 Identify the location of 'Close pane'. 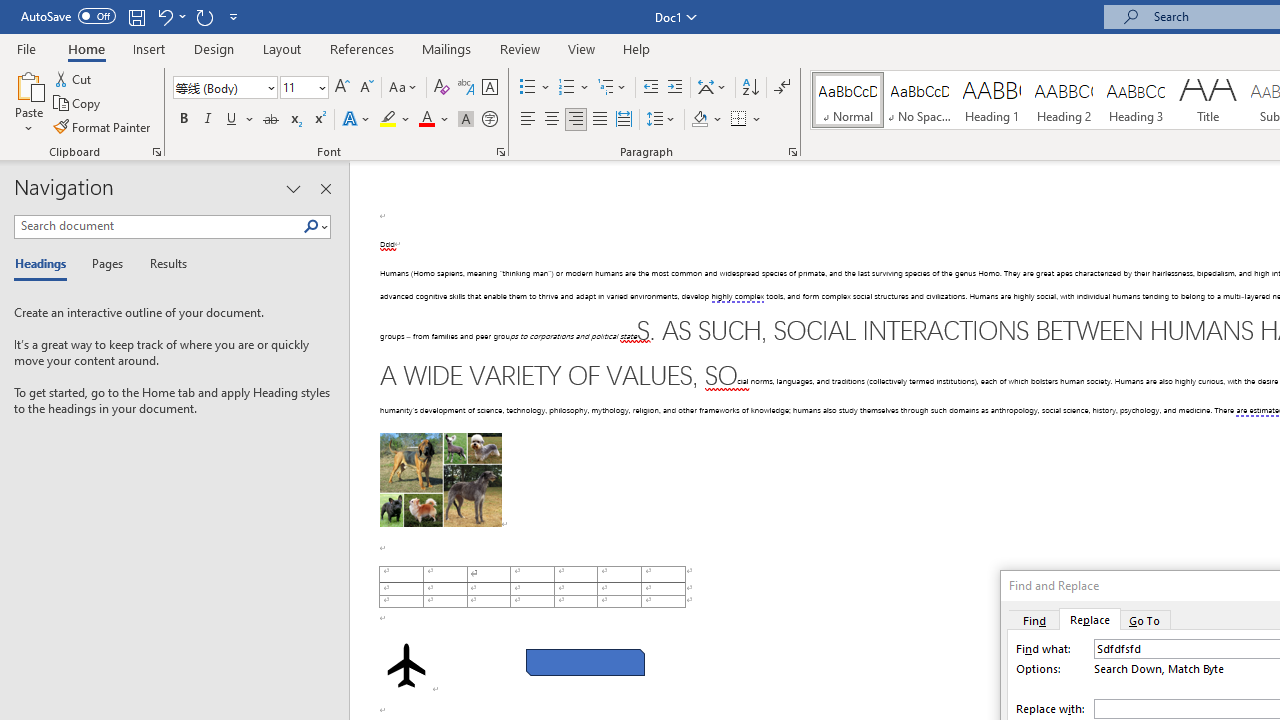
(325, 189).